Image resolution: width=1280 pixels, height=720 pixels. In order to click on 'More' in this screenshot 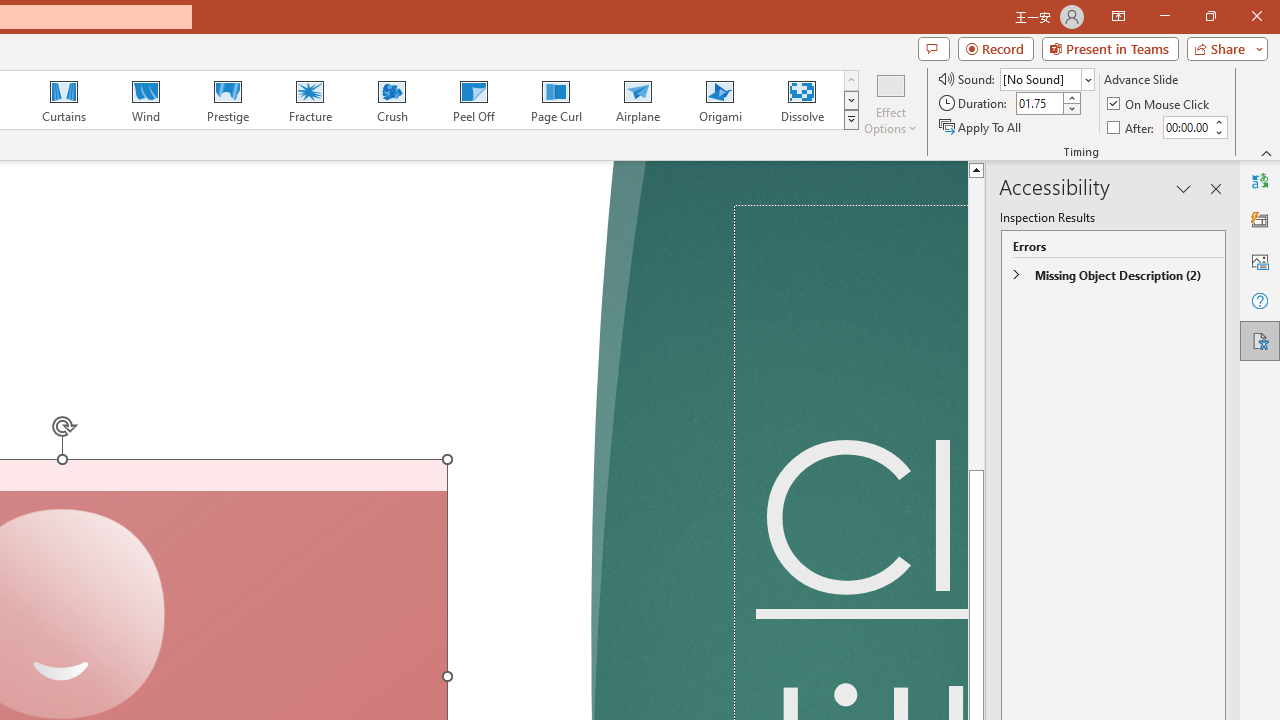, I will do `click(1217, 121)`.